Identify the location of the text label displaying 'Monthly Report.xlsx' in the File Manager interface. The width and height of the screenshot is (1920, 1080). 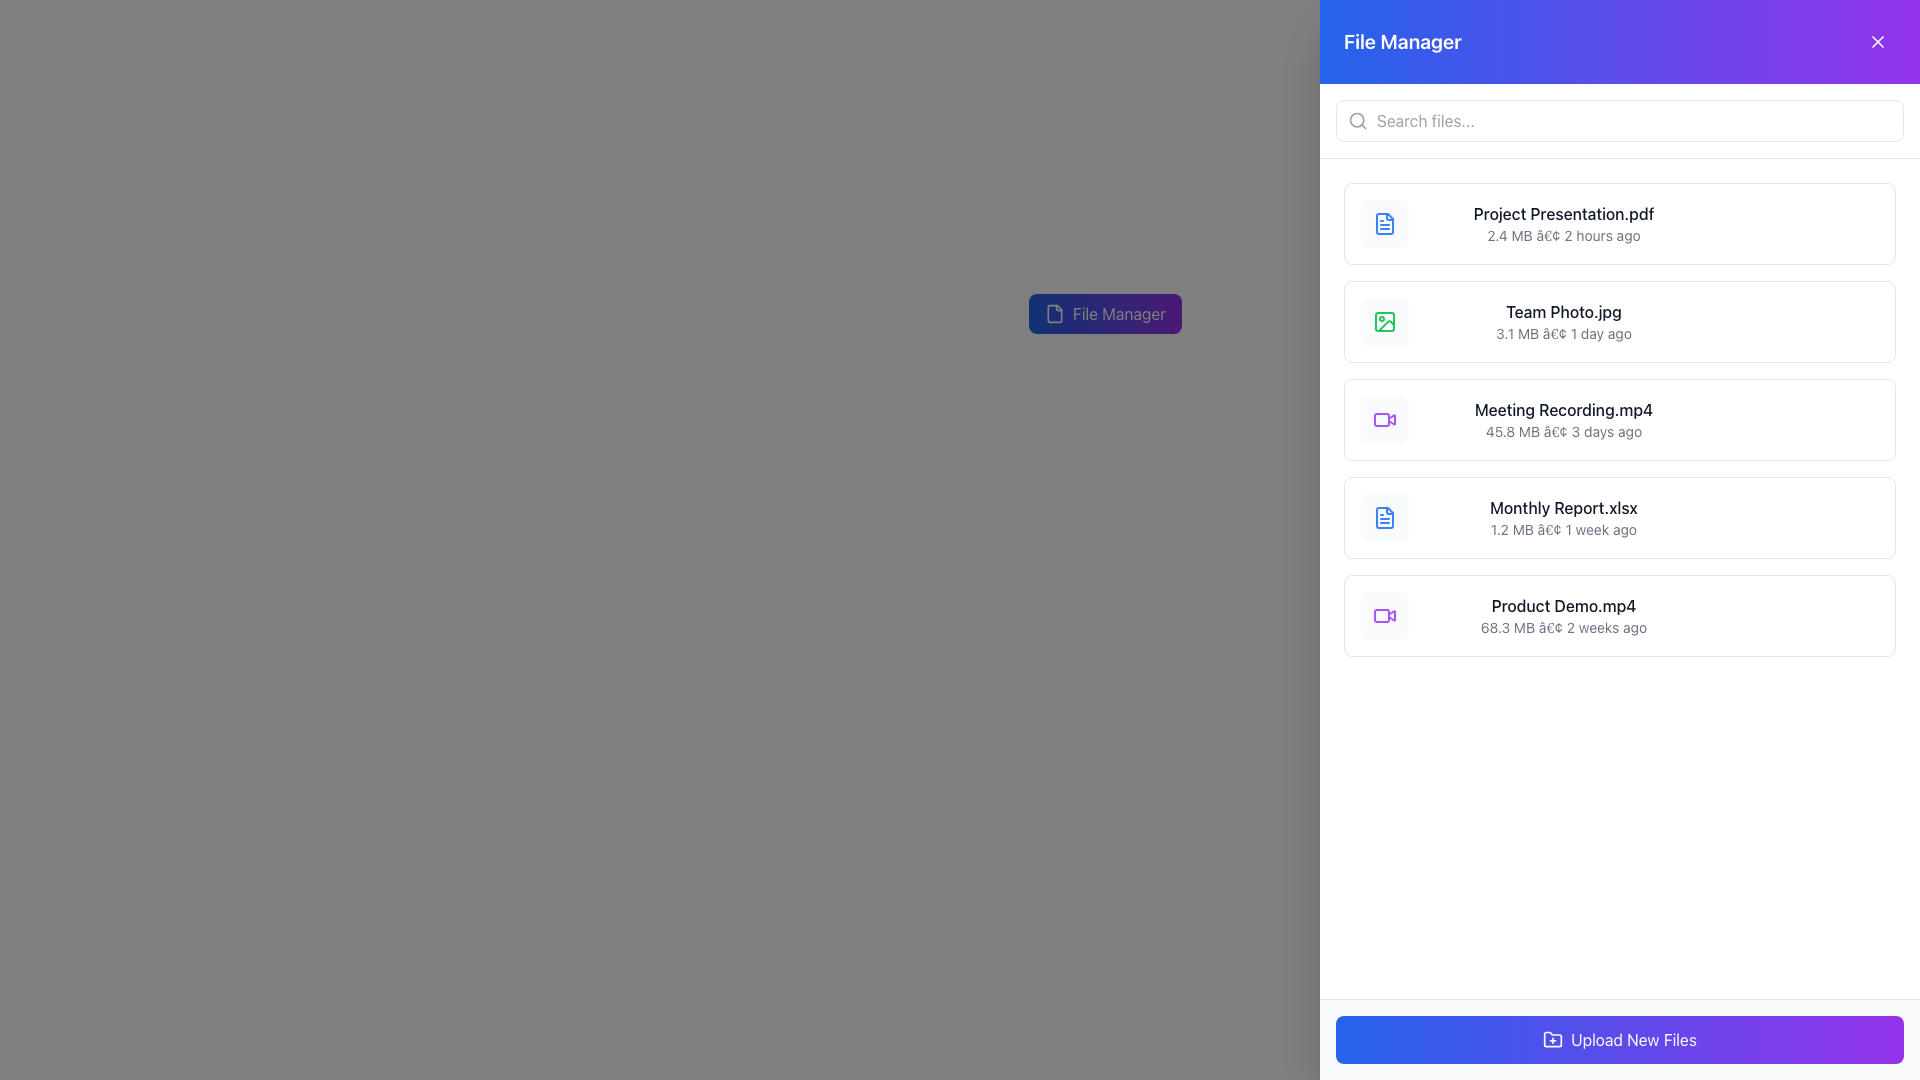
(1563, 507).